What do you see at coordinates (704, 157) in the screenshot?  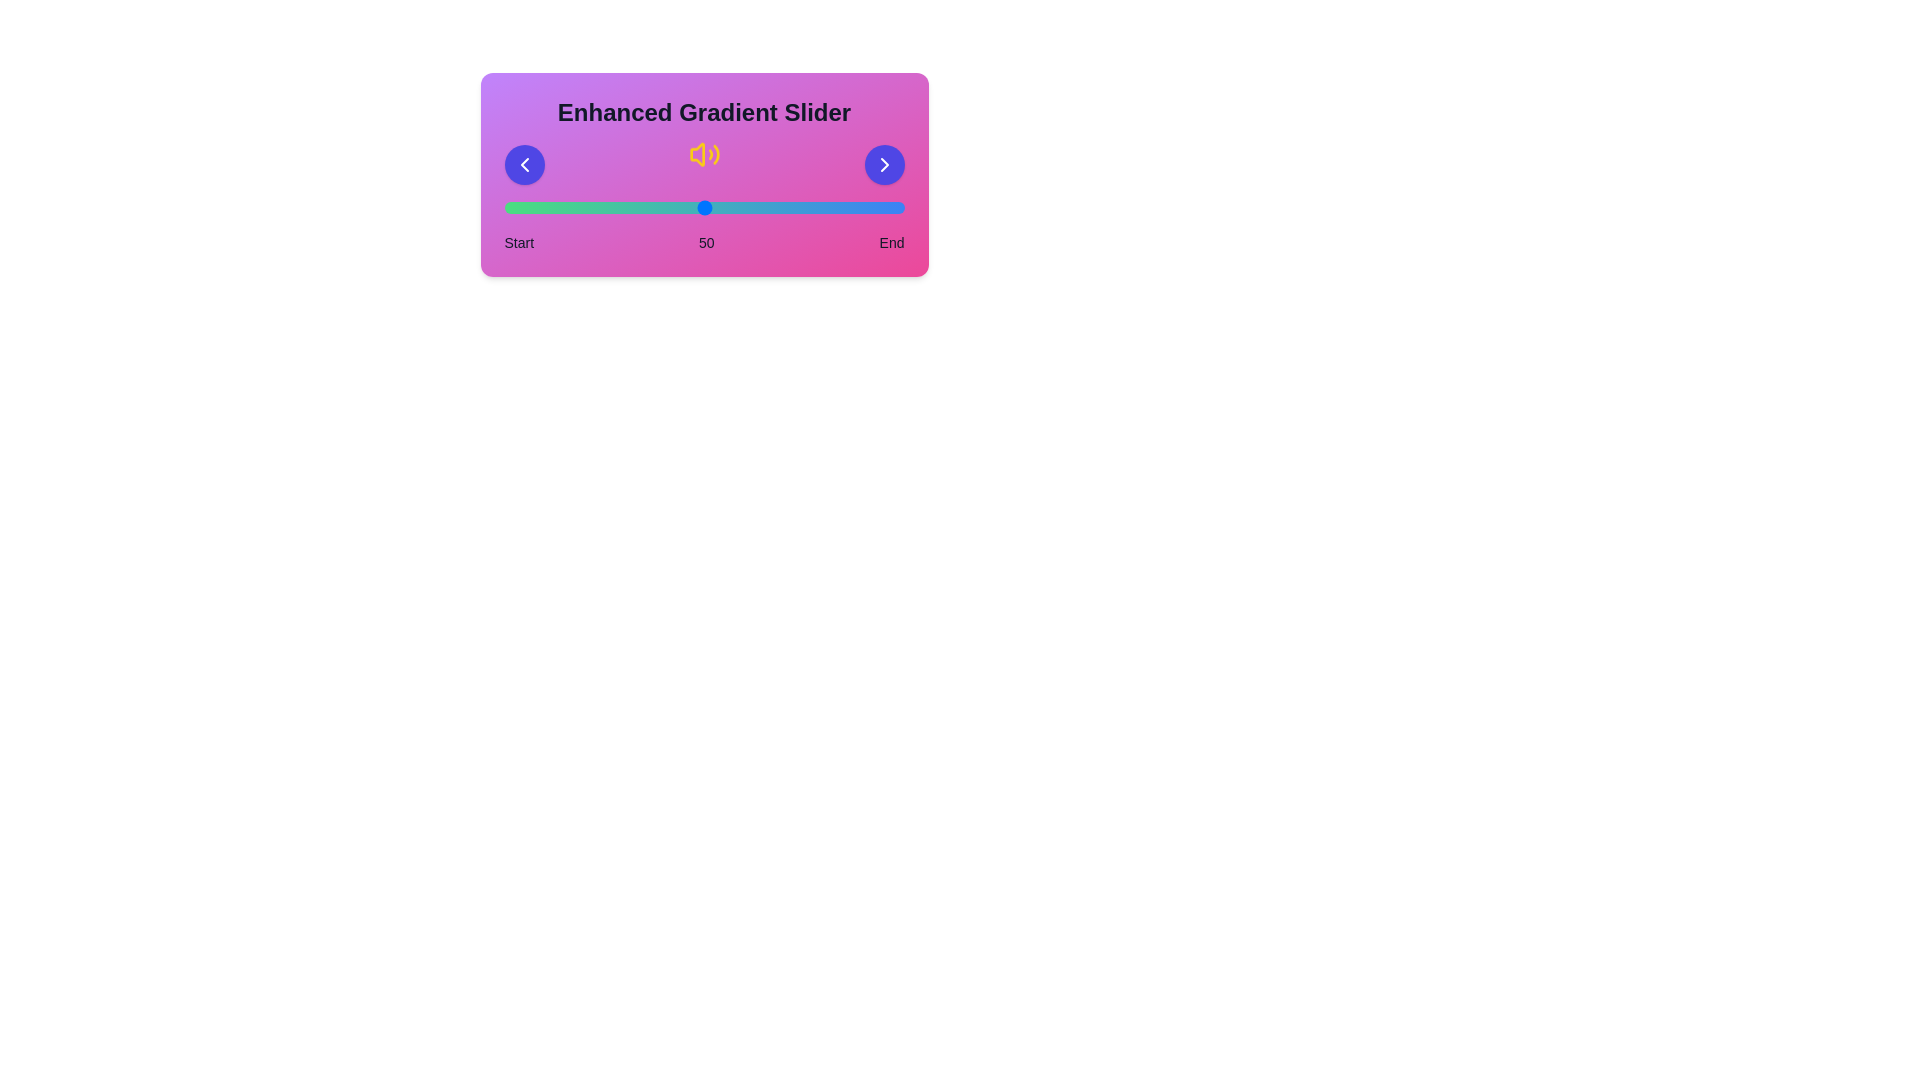 I see `the animated volume icon to observe its animation` at bounding box center [704, 157].